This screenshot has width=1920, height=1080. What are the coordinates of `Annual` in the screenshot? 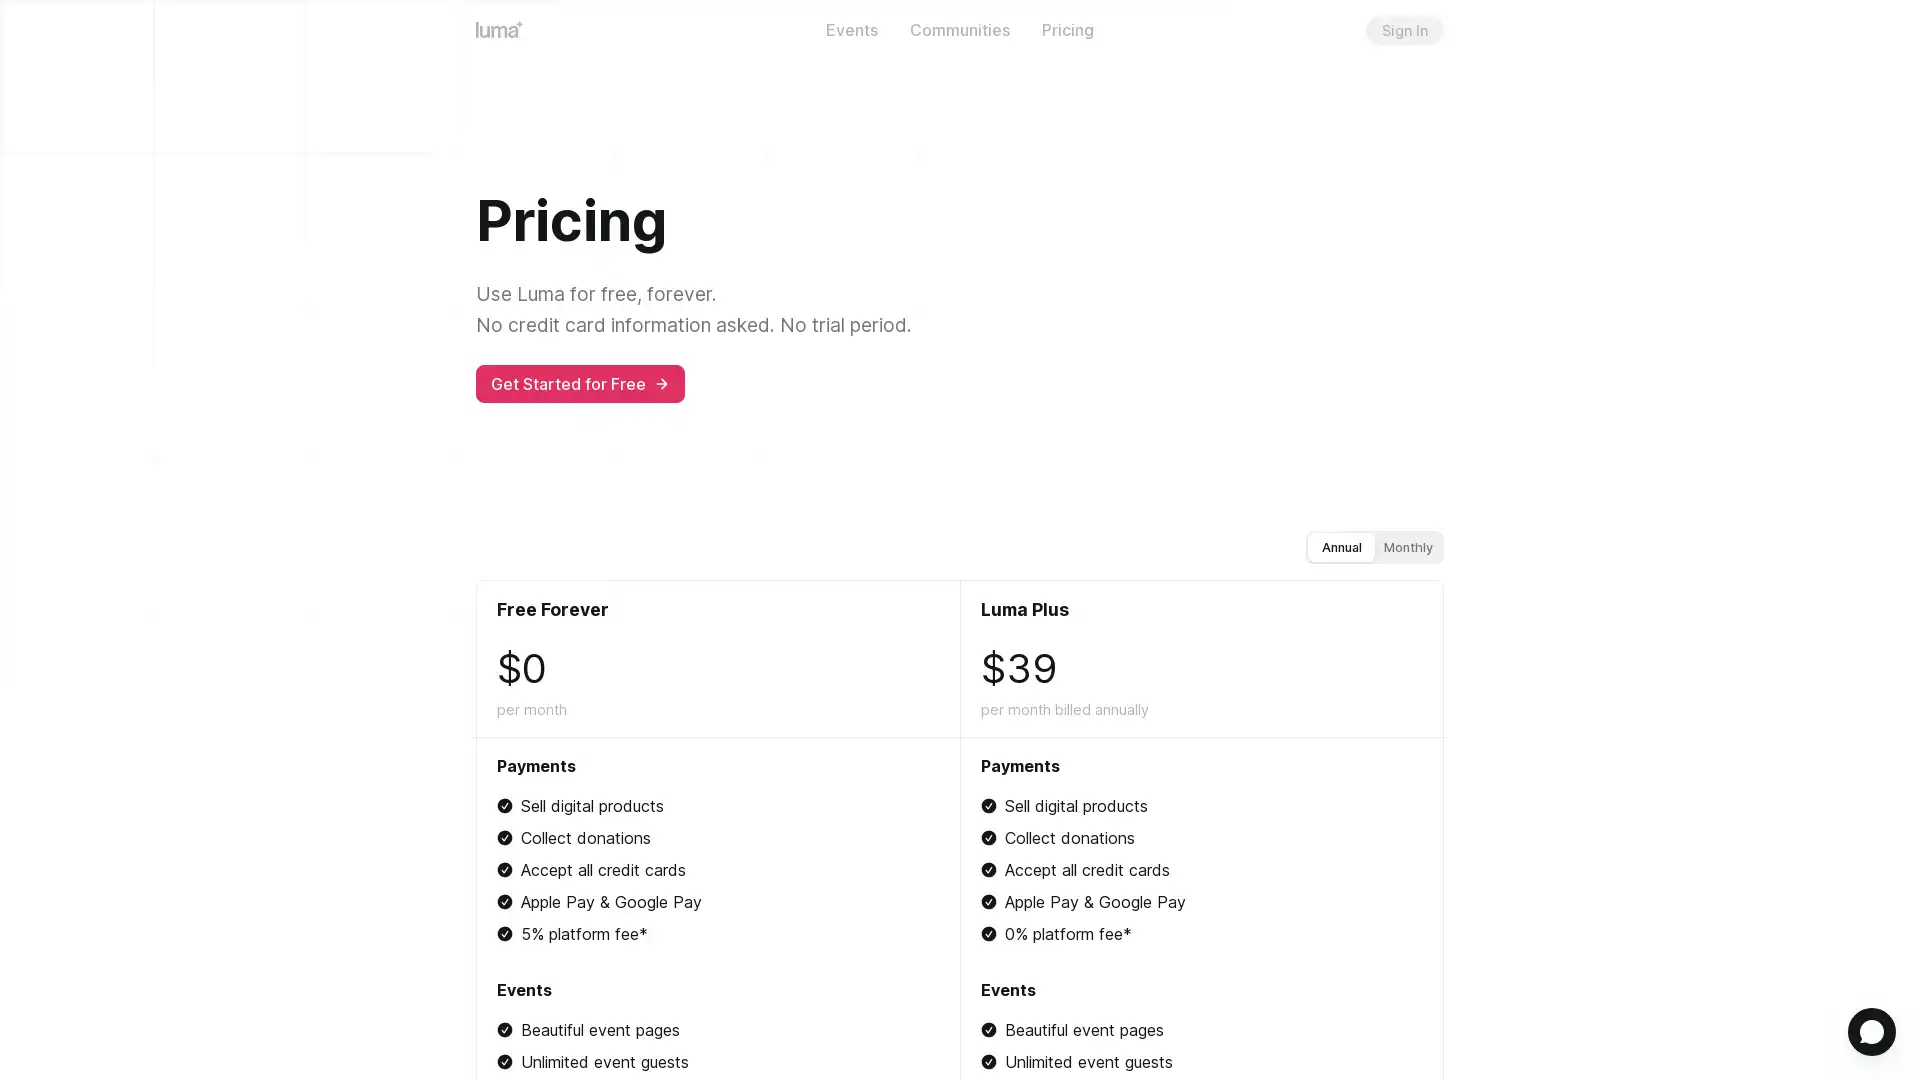 It's located at (1341, 546).